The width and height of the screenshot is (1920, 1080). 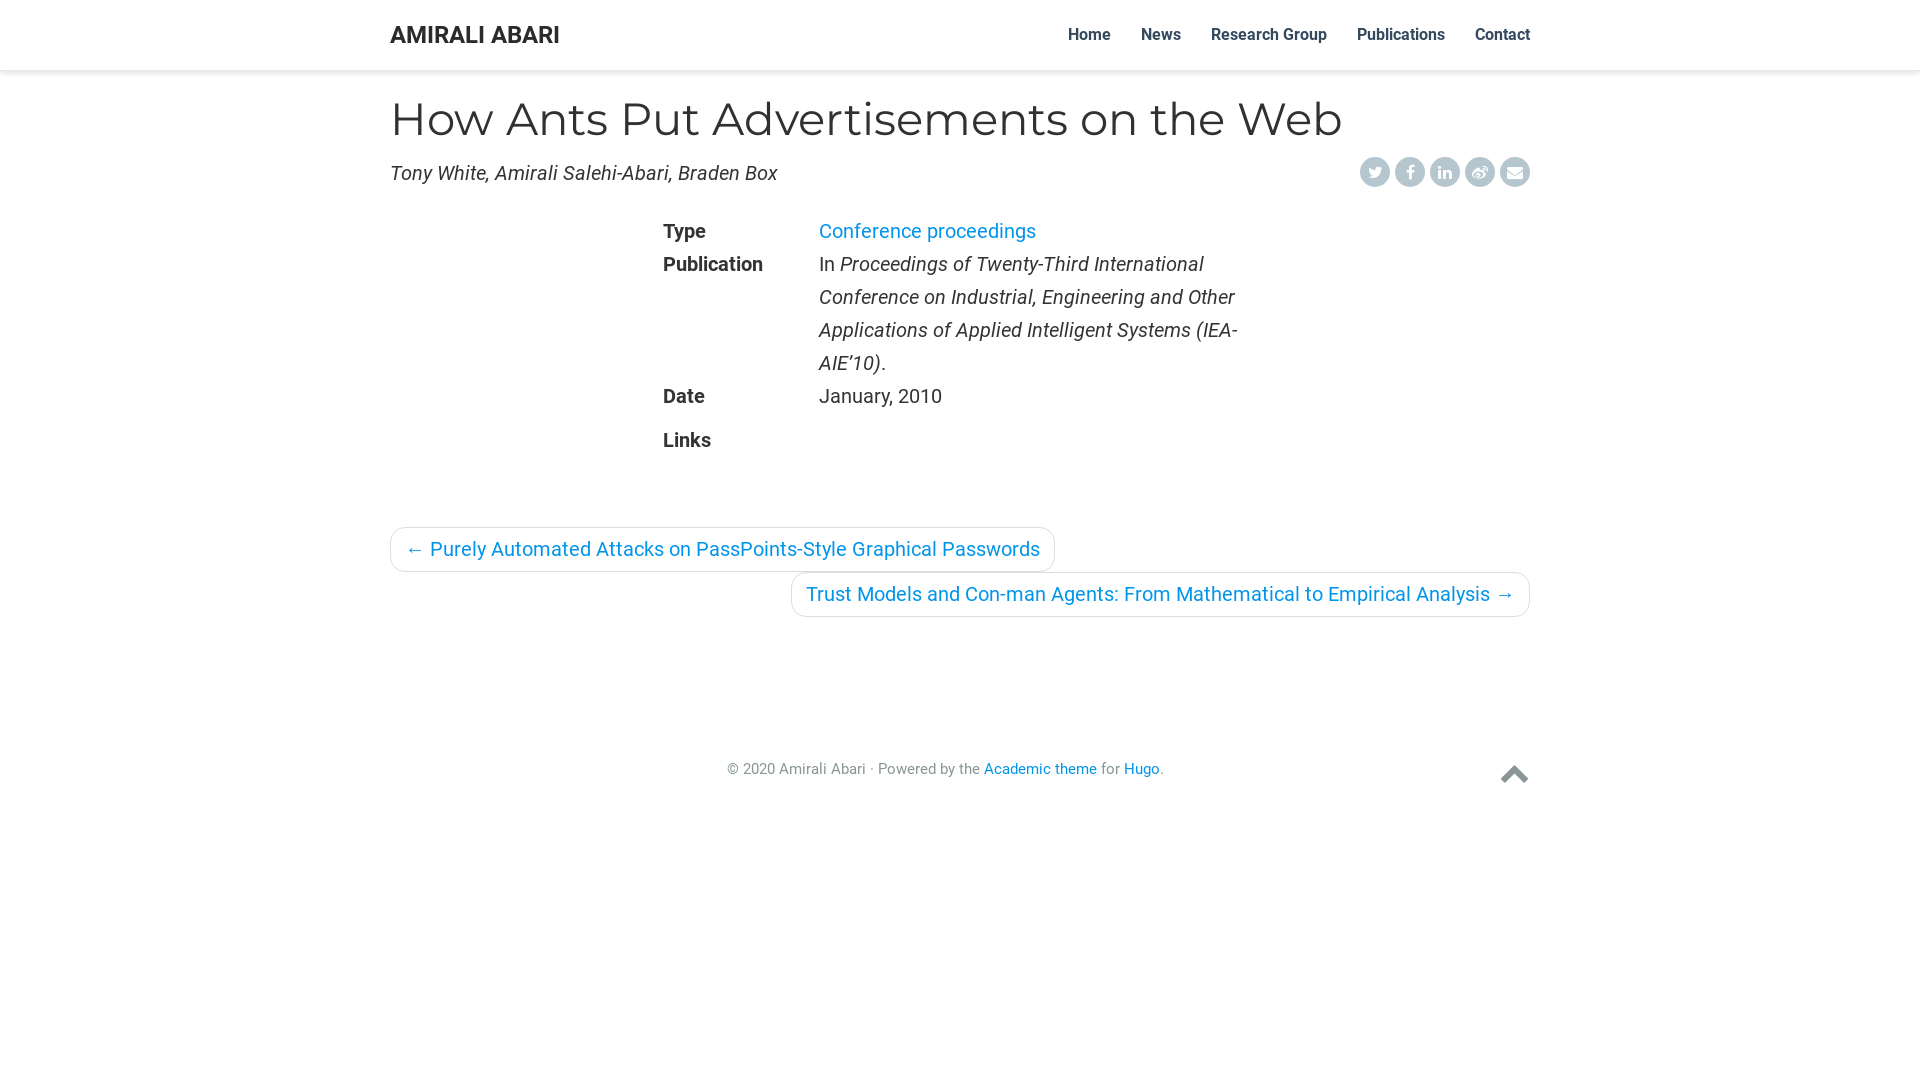 I want to click on 'Publications', so click(x=1342, y=34).